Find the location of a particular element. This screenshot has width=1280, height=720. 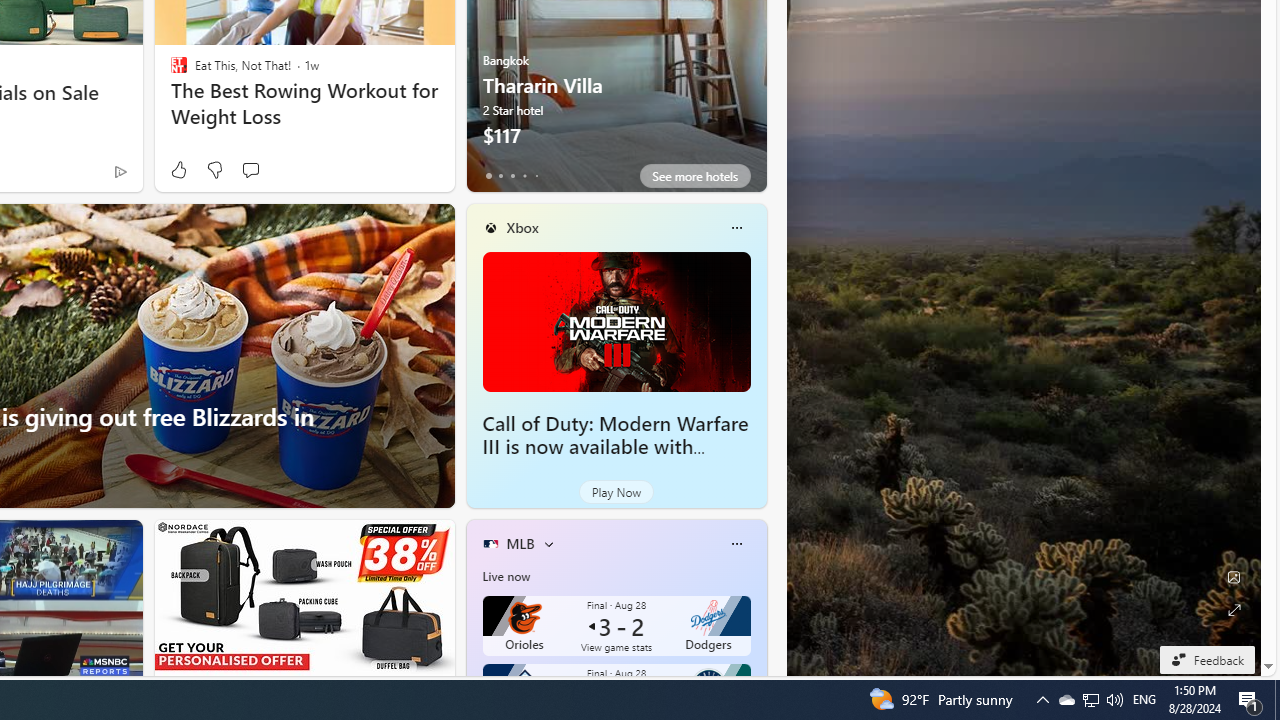

'Dislike' is located at coordinates (214, 169).